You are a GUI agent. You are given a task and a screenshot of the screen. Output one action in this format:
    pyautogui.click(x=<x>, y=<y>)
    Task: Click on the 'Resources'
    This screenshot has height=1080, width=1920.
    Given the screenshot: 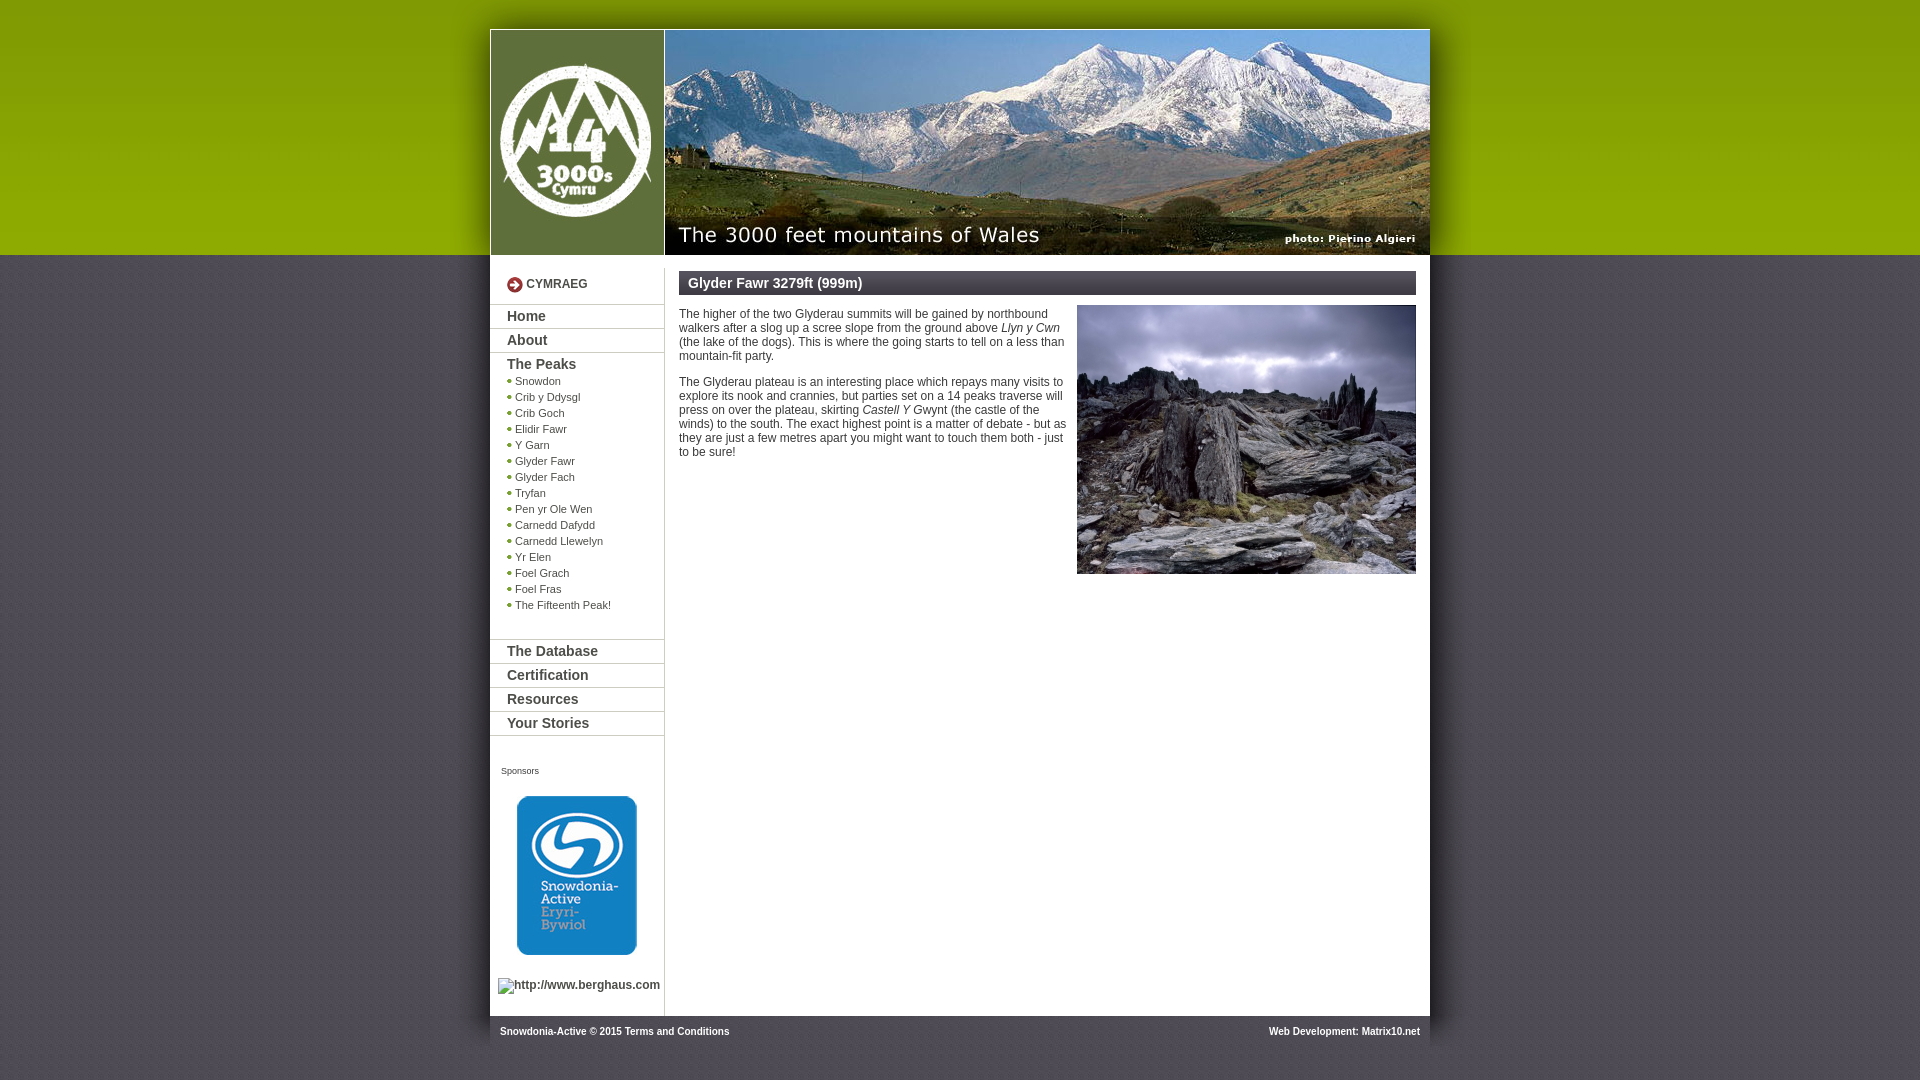 What is the action you would take?
    pyautogui.click(x=584, y=698)
    